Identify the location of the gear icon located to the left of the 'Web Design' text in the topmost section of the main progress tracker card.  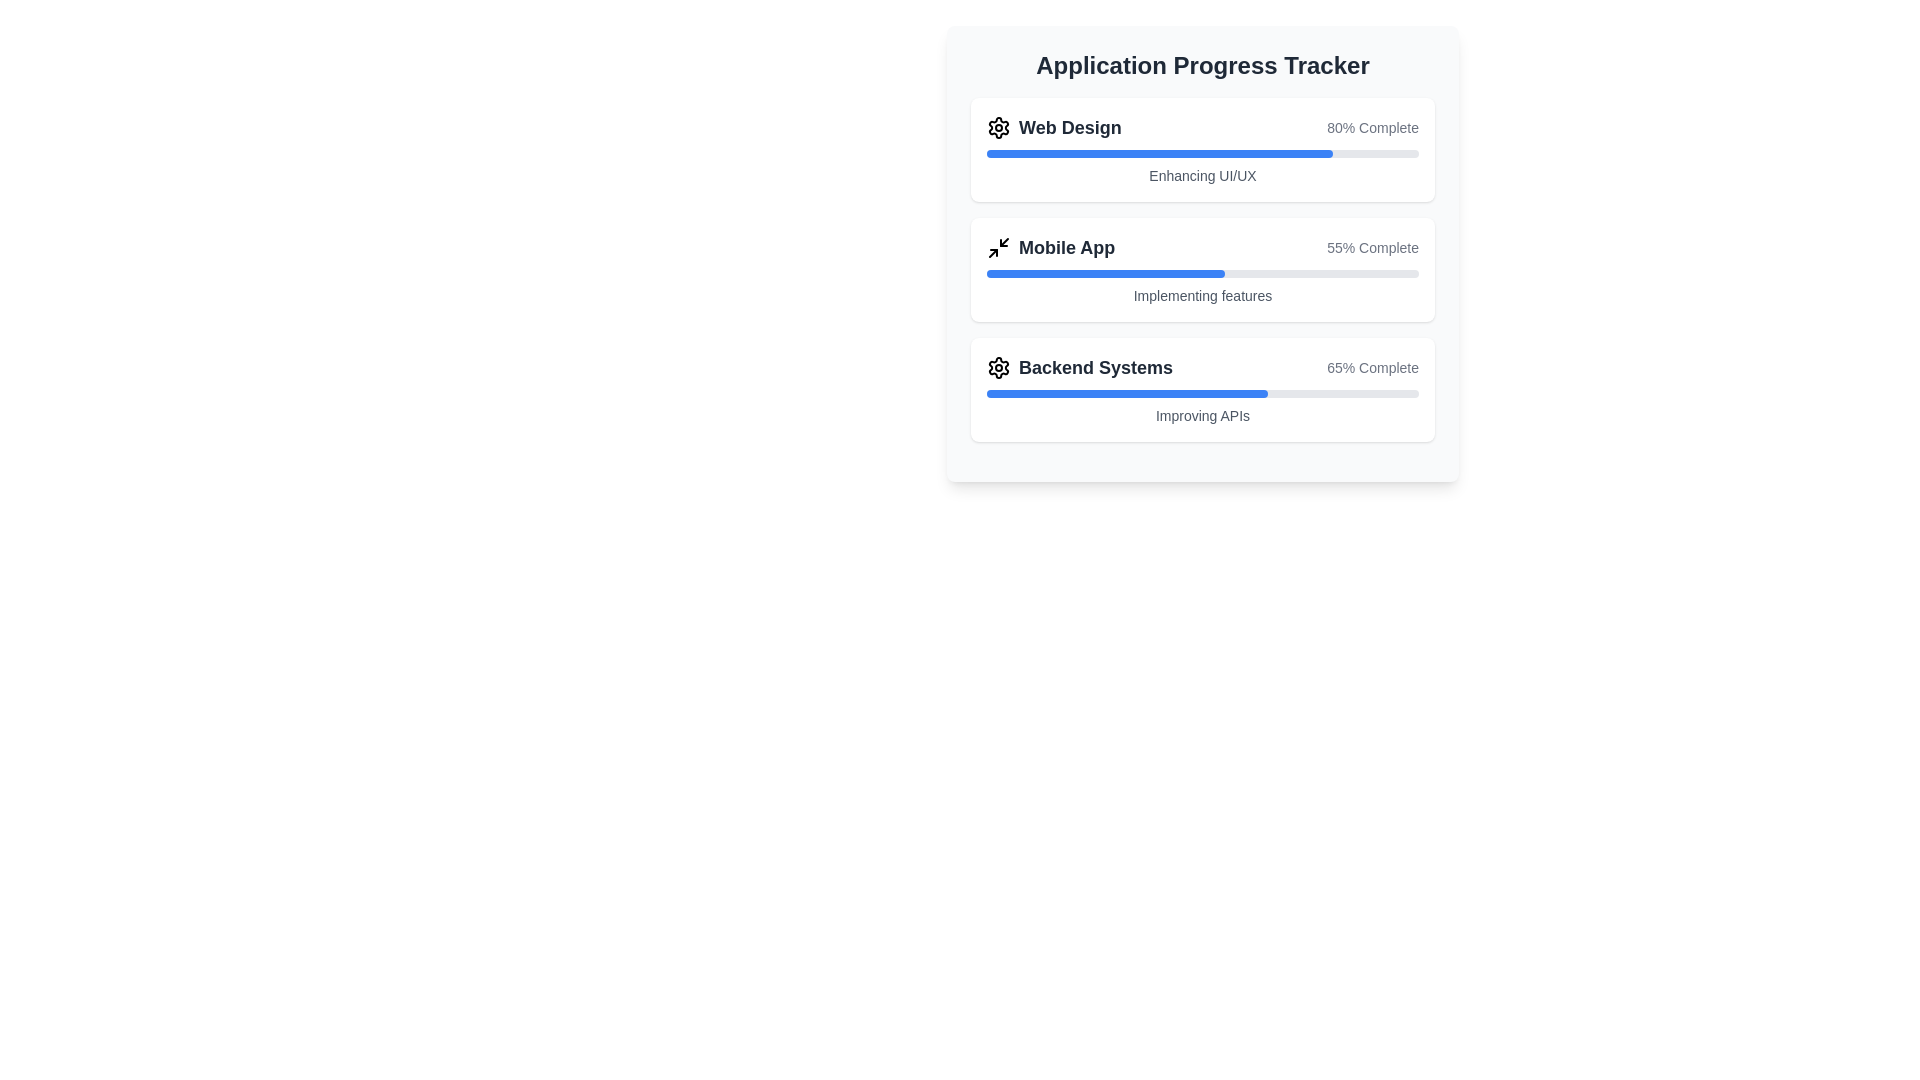
(998, 127).